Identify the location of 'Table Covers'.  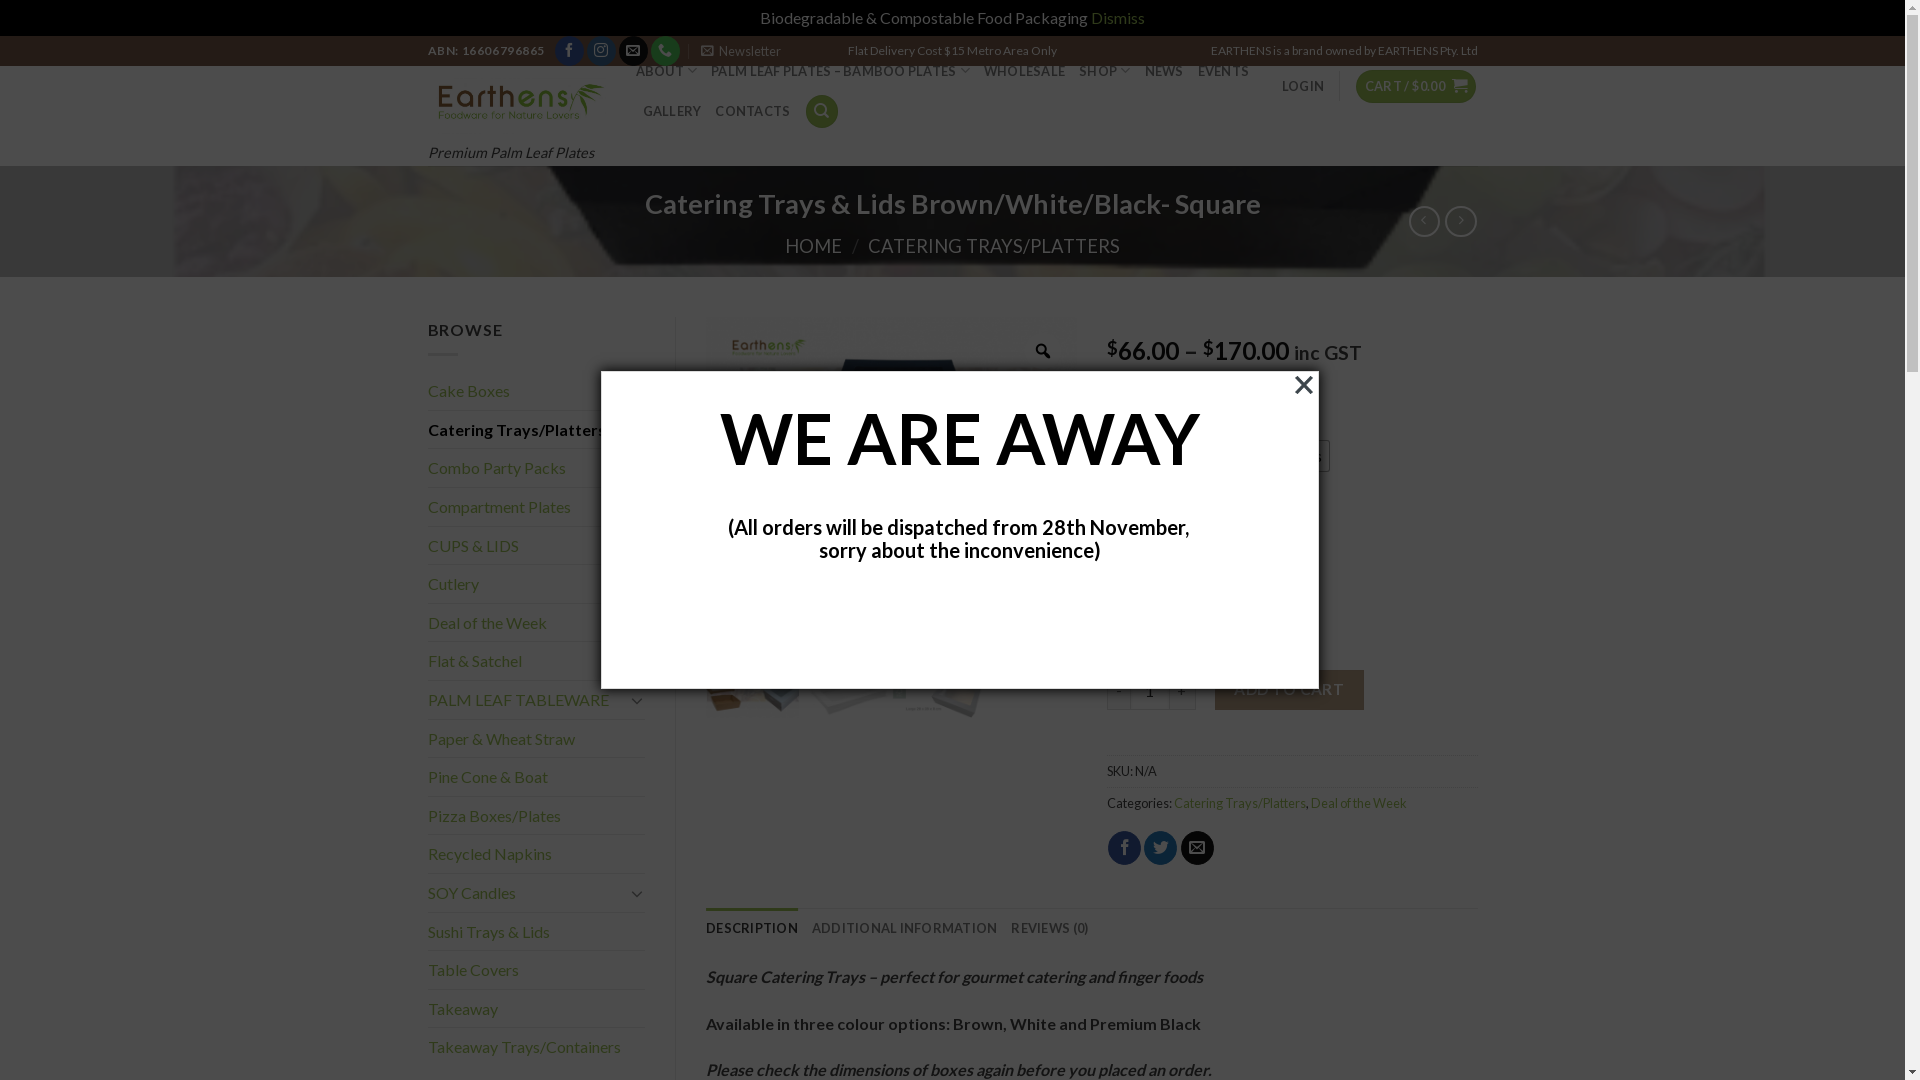
(426, 968).